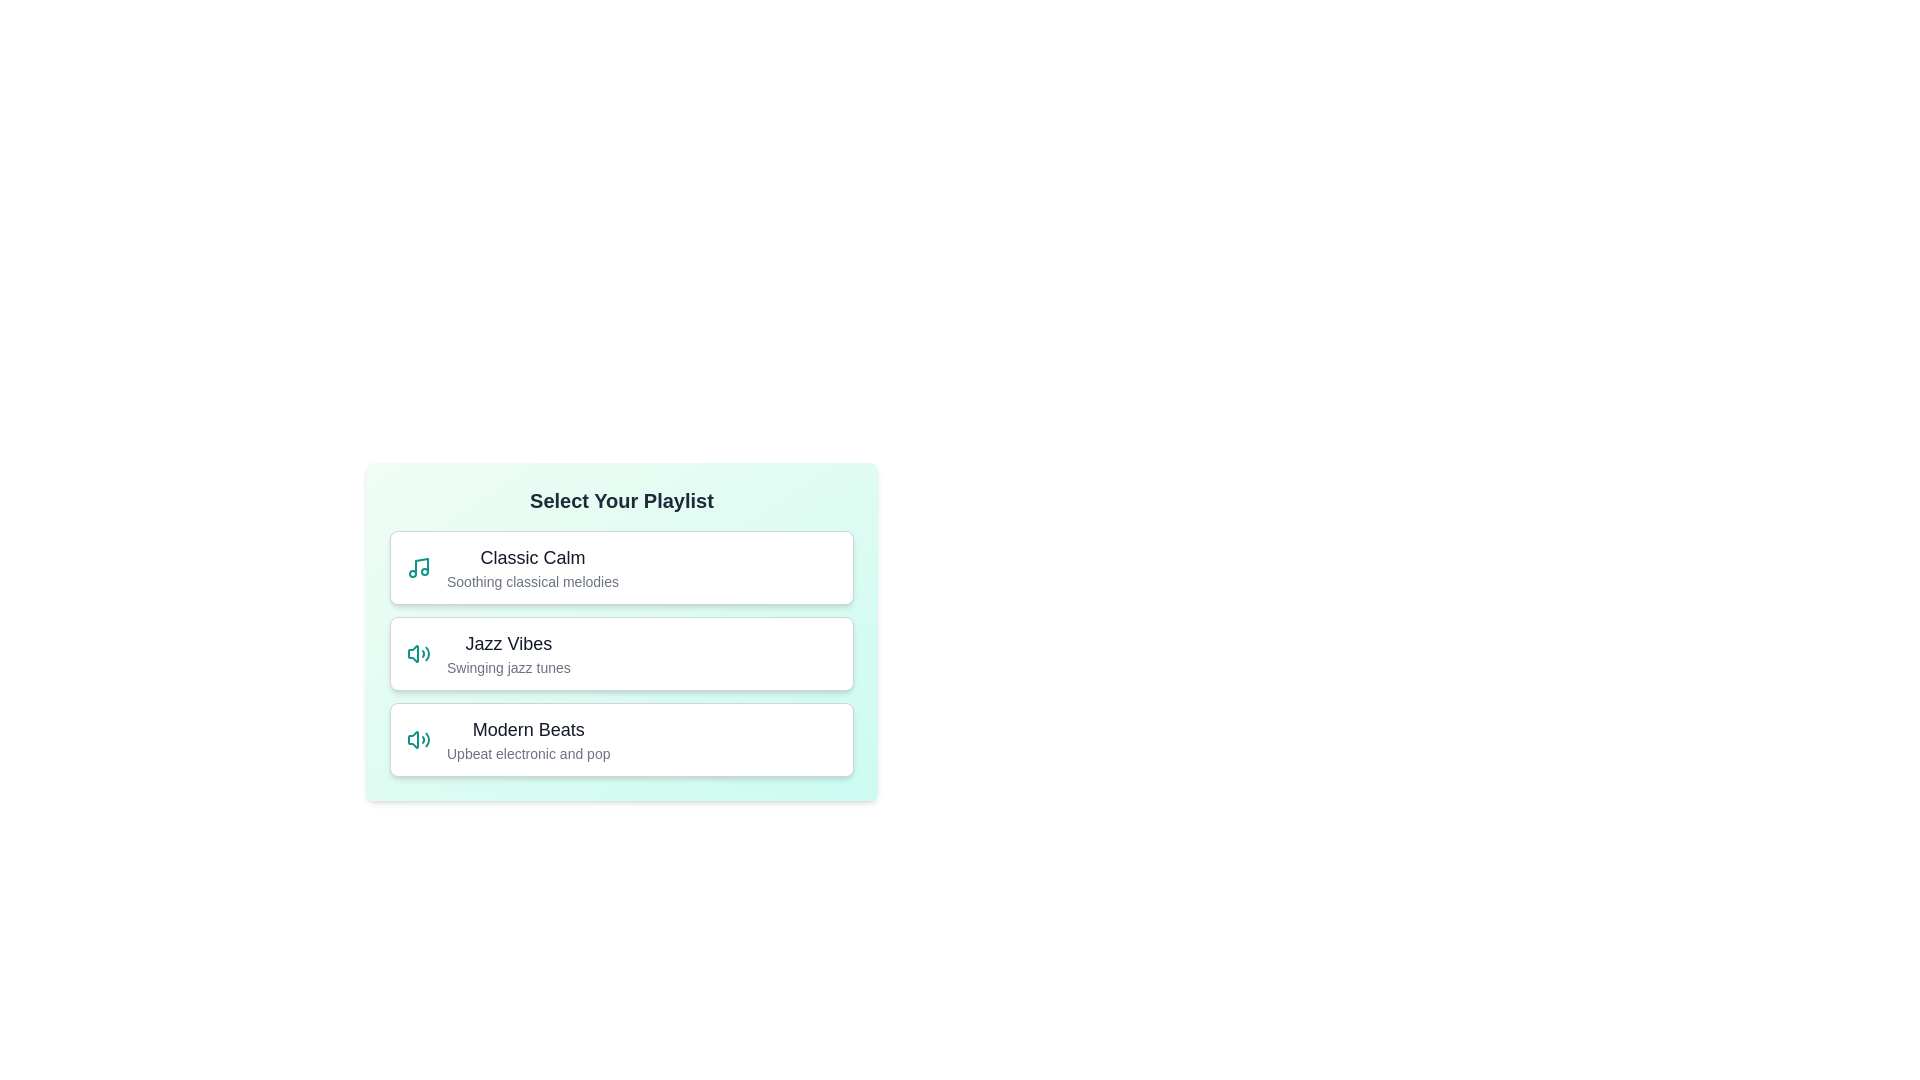 This screenshot has height=1080, width=1920. What do you see at coordinates (532, 567) in the screenshot?
I see `text content of the playlist titled 'Classic Calm' with the description 'Soothing classical melodies.'` at bounding box center [532, 567].